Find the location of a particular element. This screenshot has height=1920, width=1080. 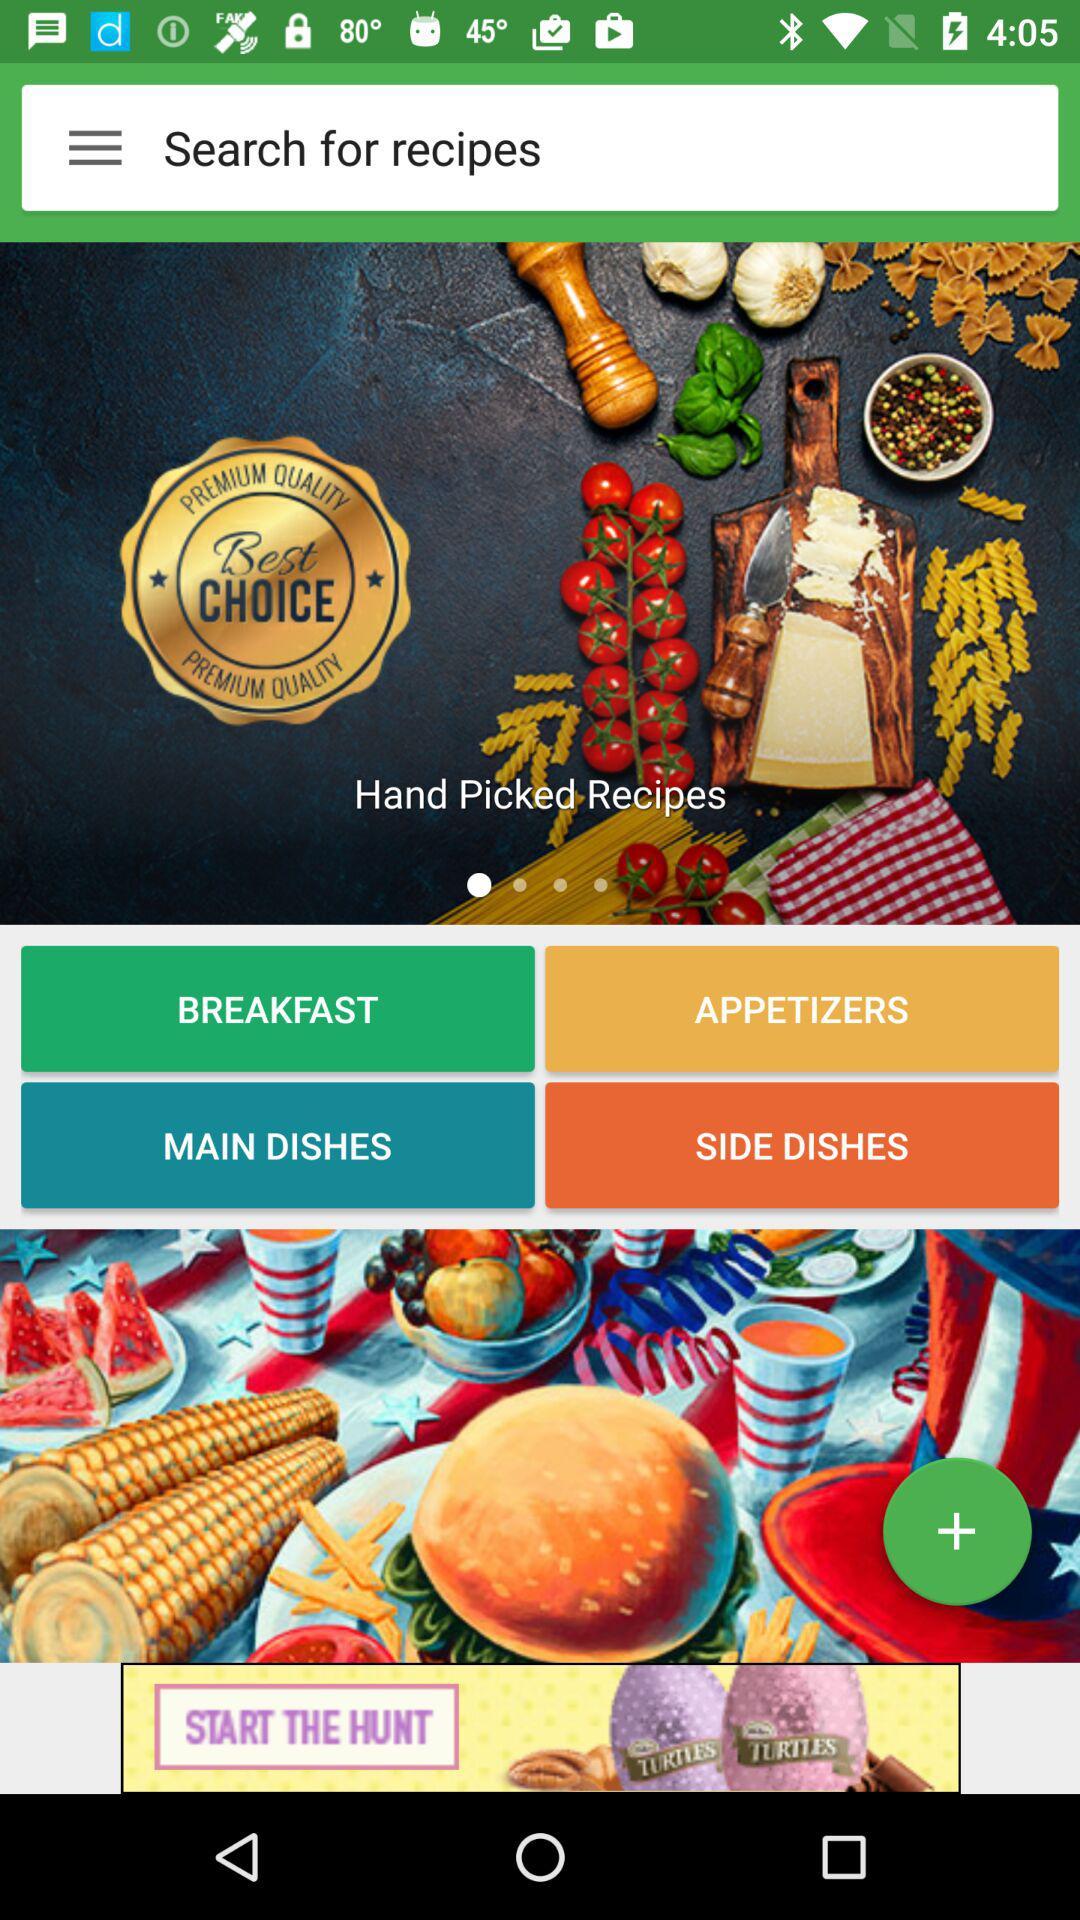

connect to advertisement is located at coordinates (540, 1727).